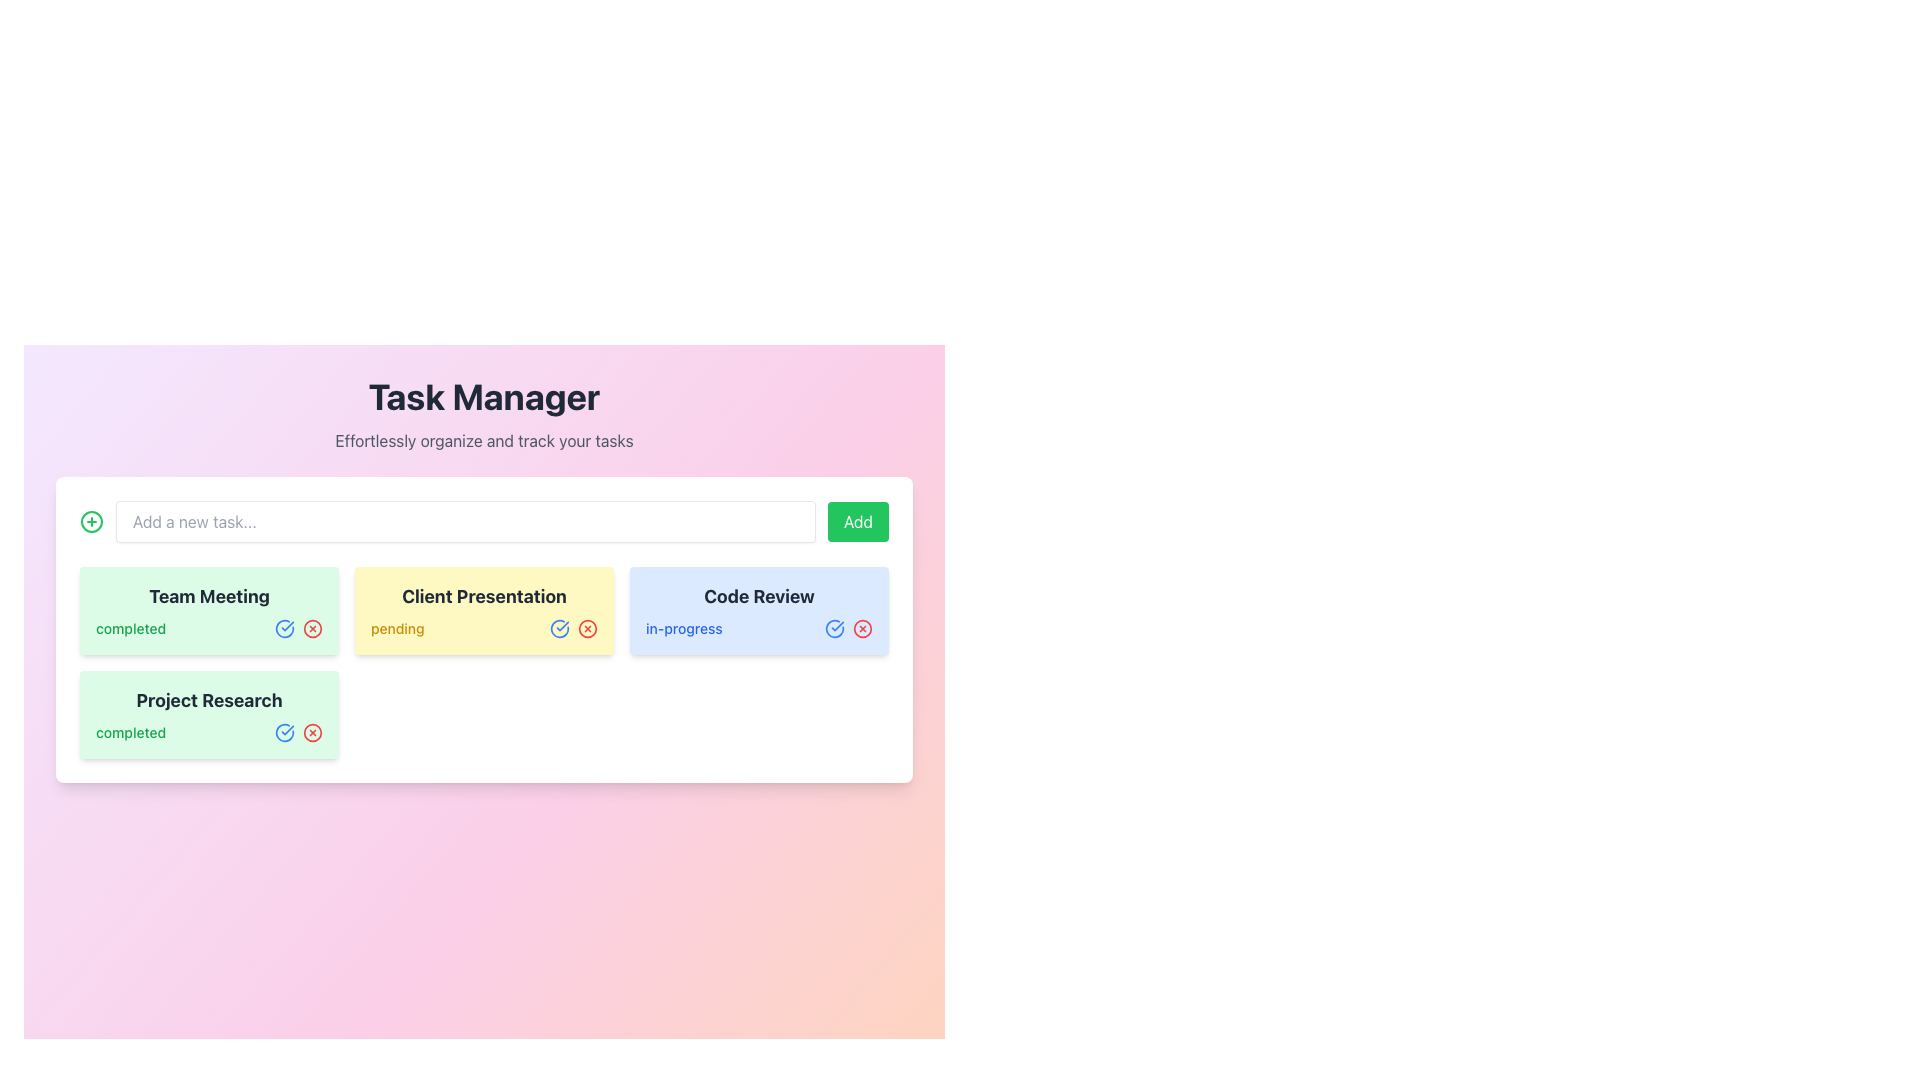  Describe the element at coordinates (397, 627) in the screenshot. I see `the status indicator text label for the 'Client Presentation' task, which shows that the task is currently pending` at that location.